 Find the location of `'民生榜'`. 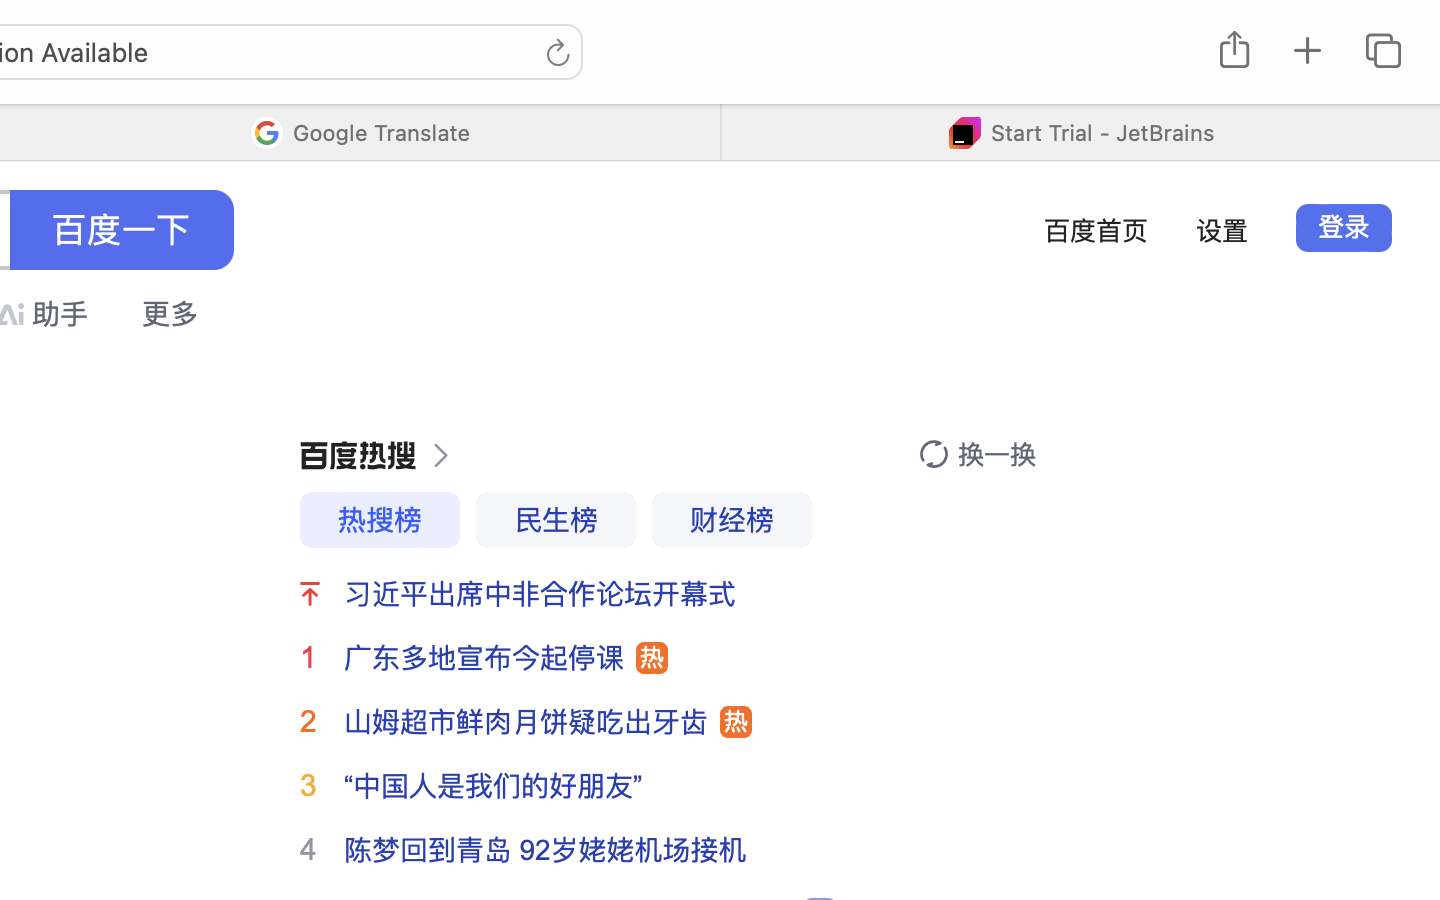

'民生榜' is located at coordinates (555, 519).